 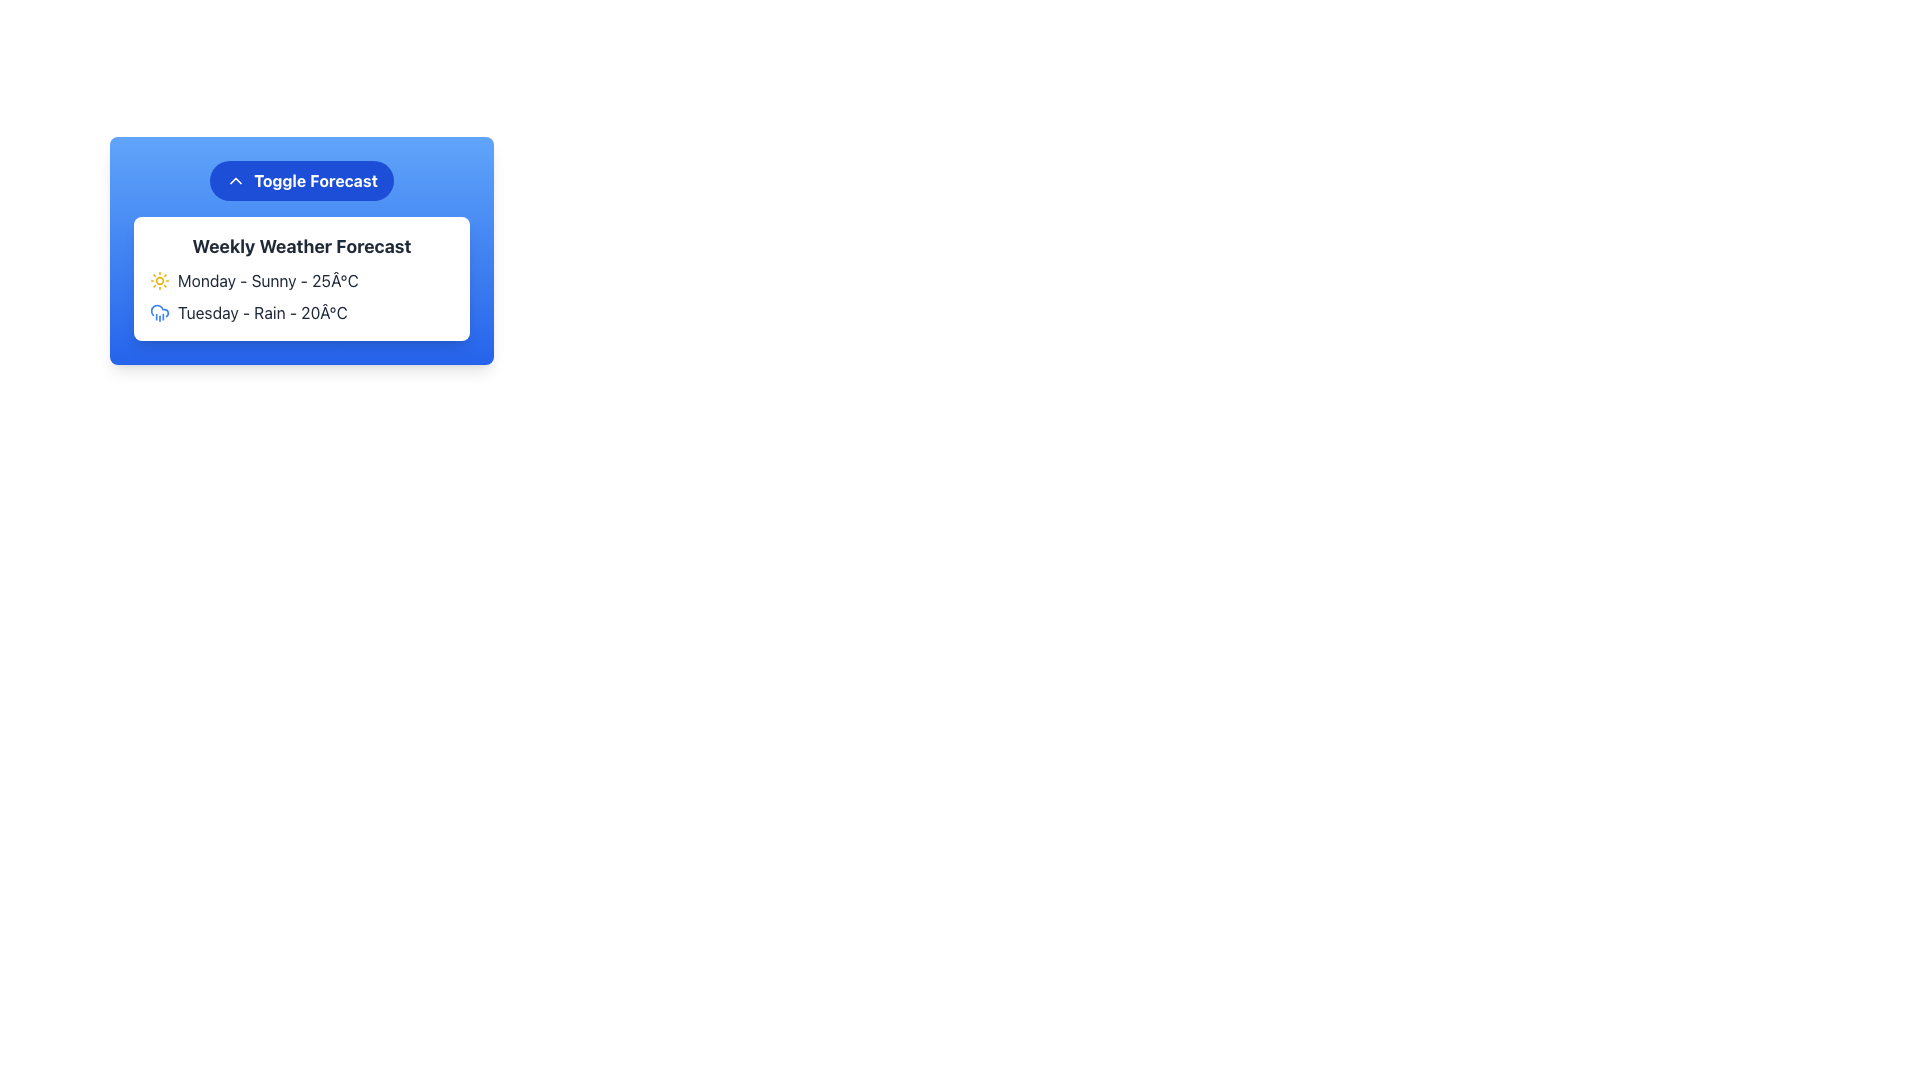 What do you see at coordinates (158, 312) in the screenshot?
I see `the rain icon representing Tuesday's weather in the 'Weekly Weather Forecast' section, located to the left of the text 'Tuesday - Rain - 20°C'` at bounding box center [158, 312].